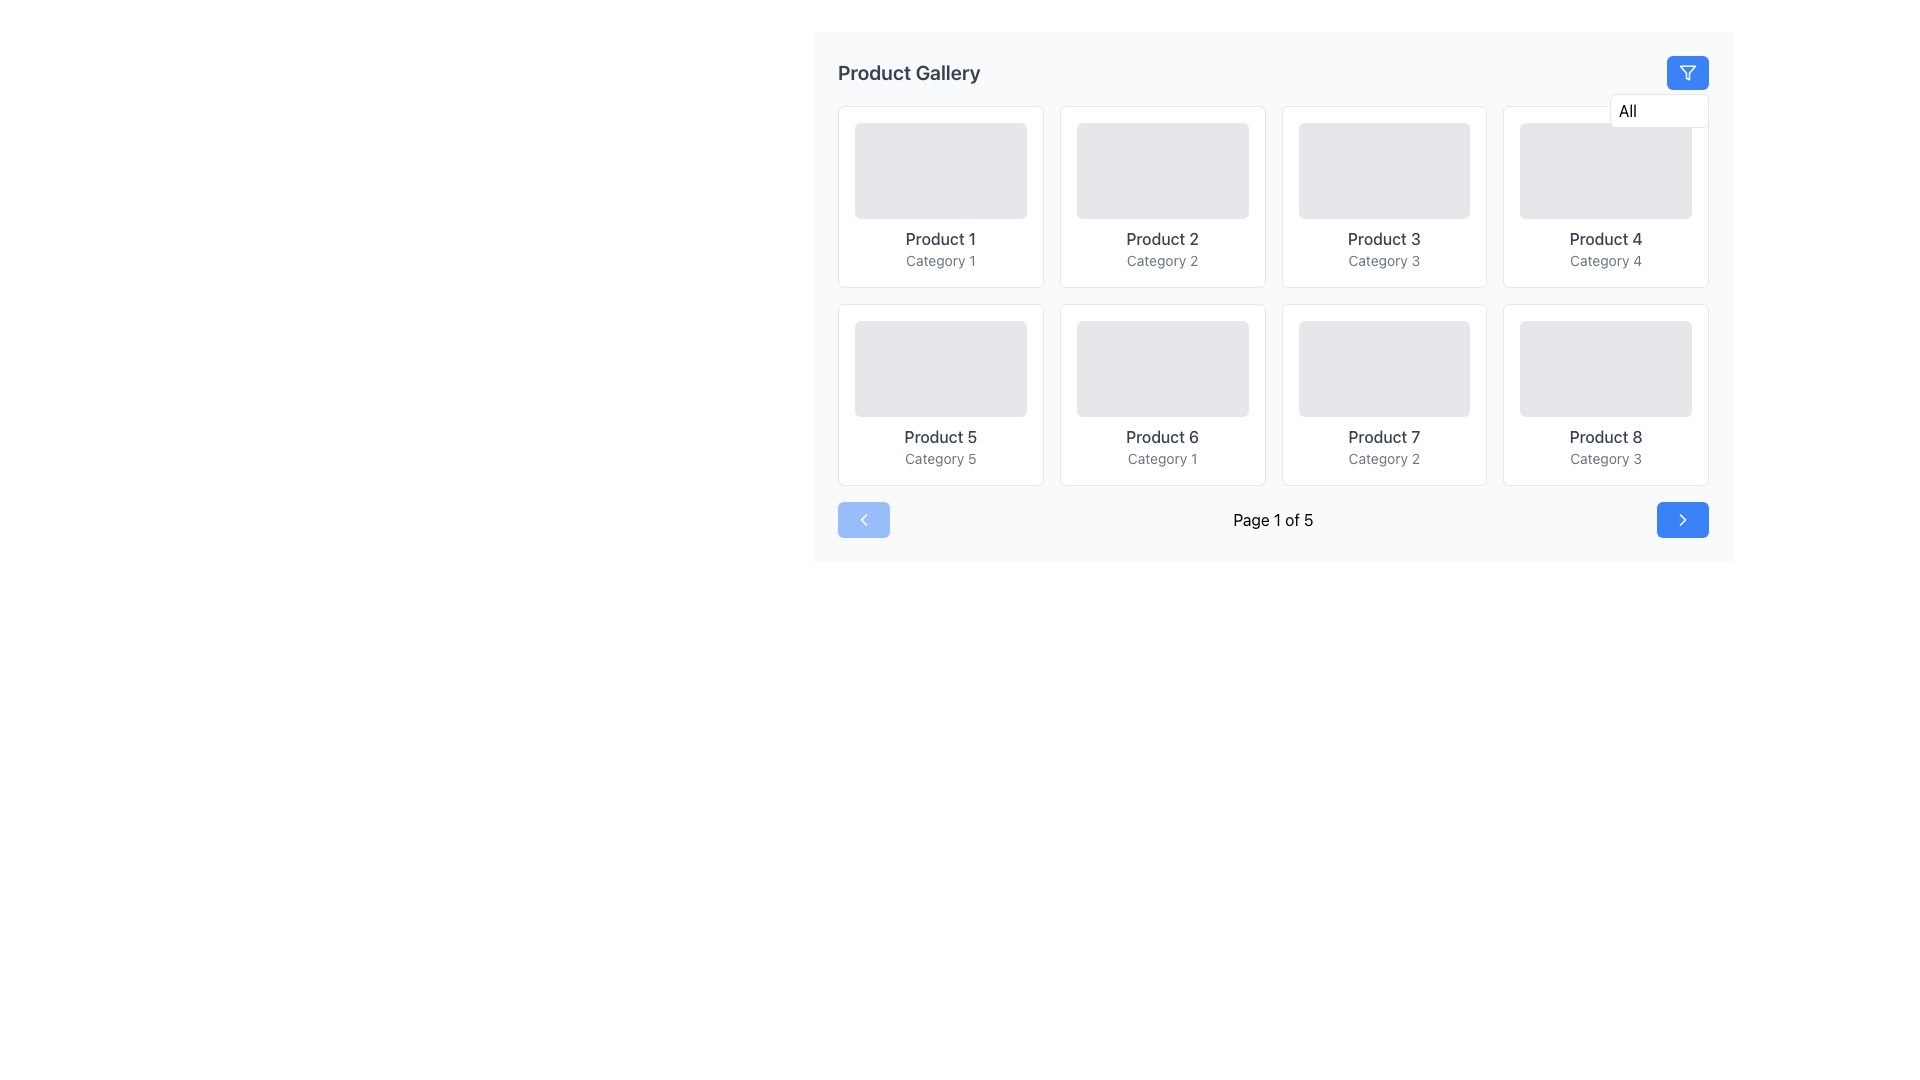 This screenshot has width=1920, height=1080. What do you see at coordinates (1606, 369) in the screenshot?
I see `the placeholder element for 'Product 8' in the product card located in the bottom-right corner of the product gallery interface` at bounding box center [1606, 369].